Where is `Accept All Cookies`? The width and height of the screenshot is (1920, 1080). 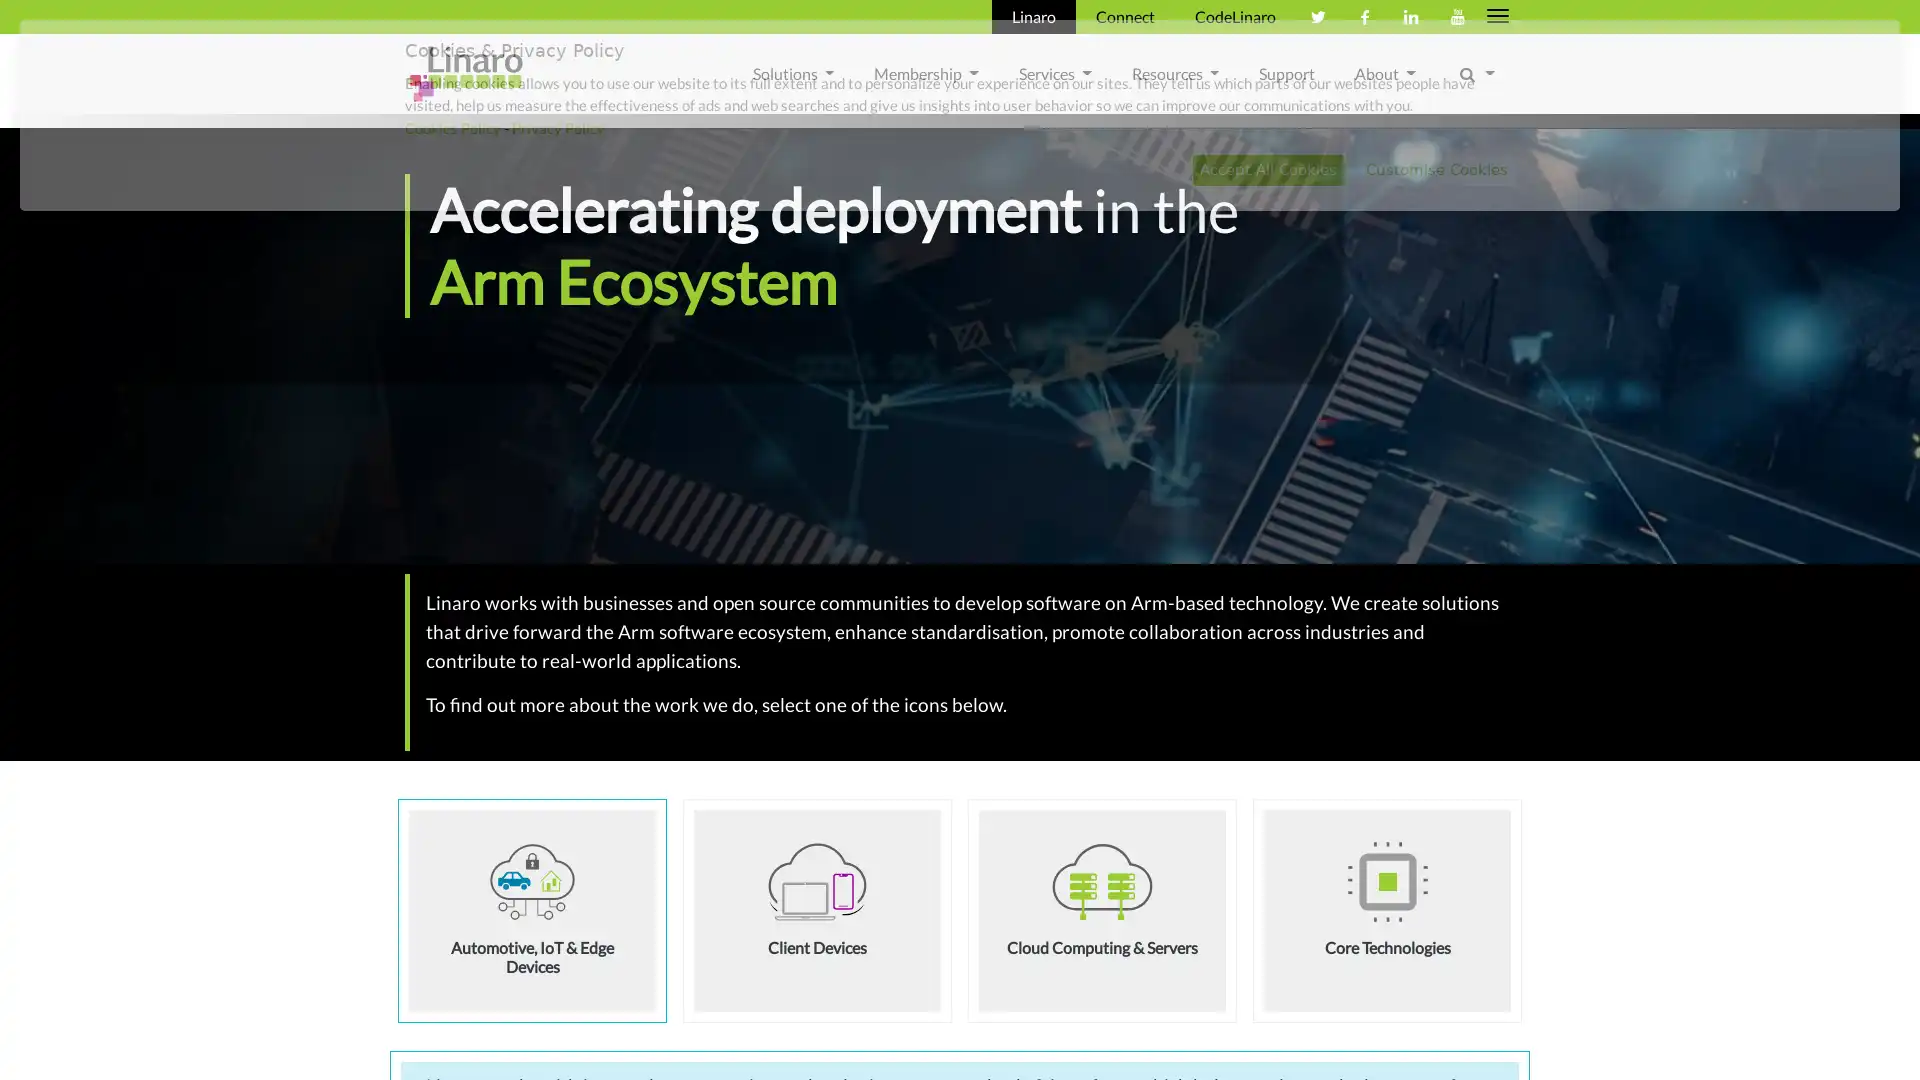 Accept All Cookies is located at coordinates (1267, 169).